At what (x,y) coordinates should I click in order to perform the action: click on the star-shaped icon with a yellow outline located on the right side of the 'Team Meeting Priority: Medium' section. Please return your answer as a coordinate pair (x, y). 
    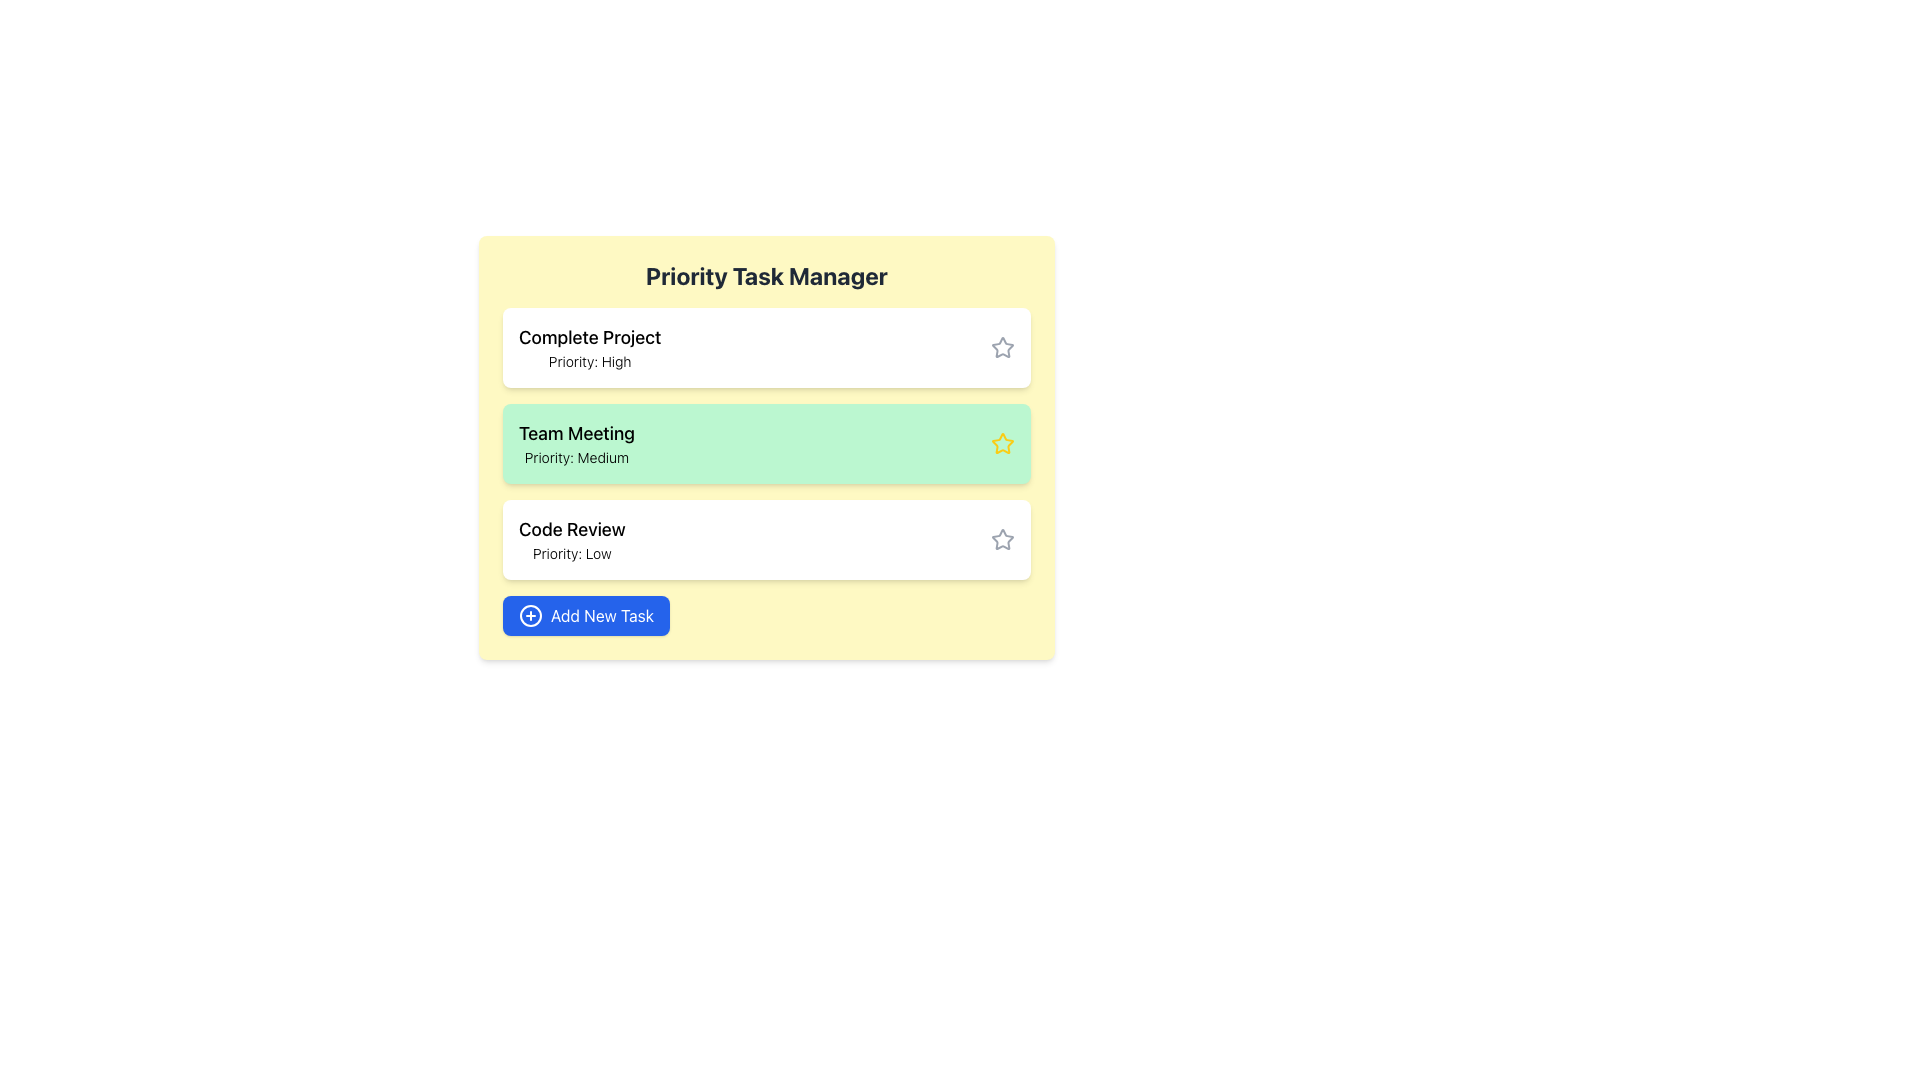
    Looking at the image, I should click on (1002, 442).